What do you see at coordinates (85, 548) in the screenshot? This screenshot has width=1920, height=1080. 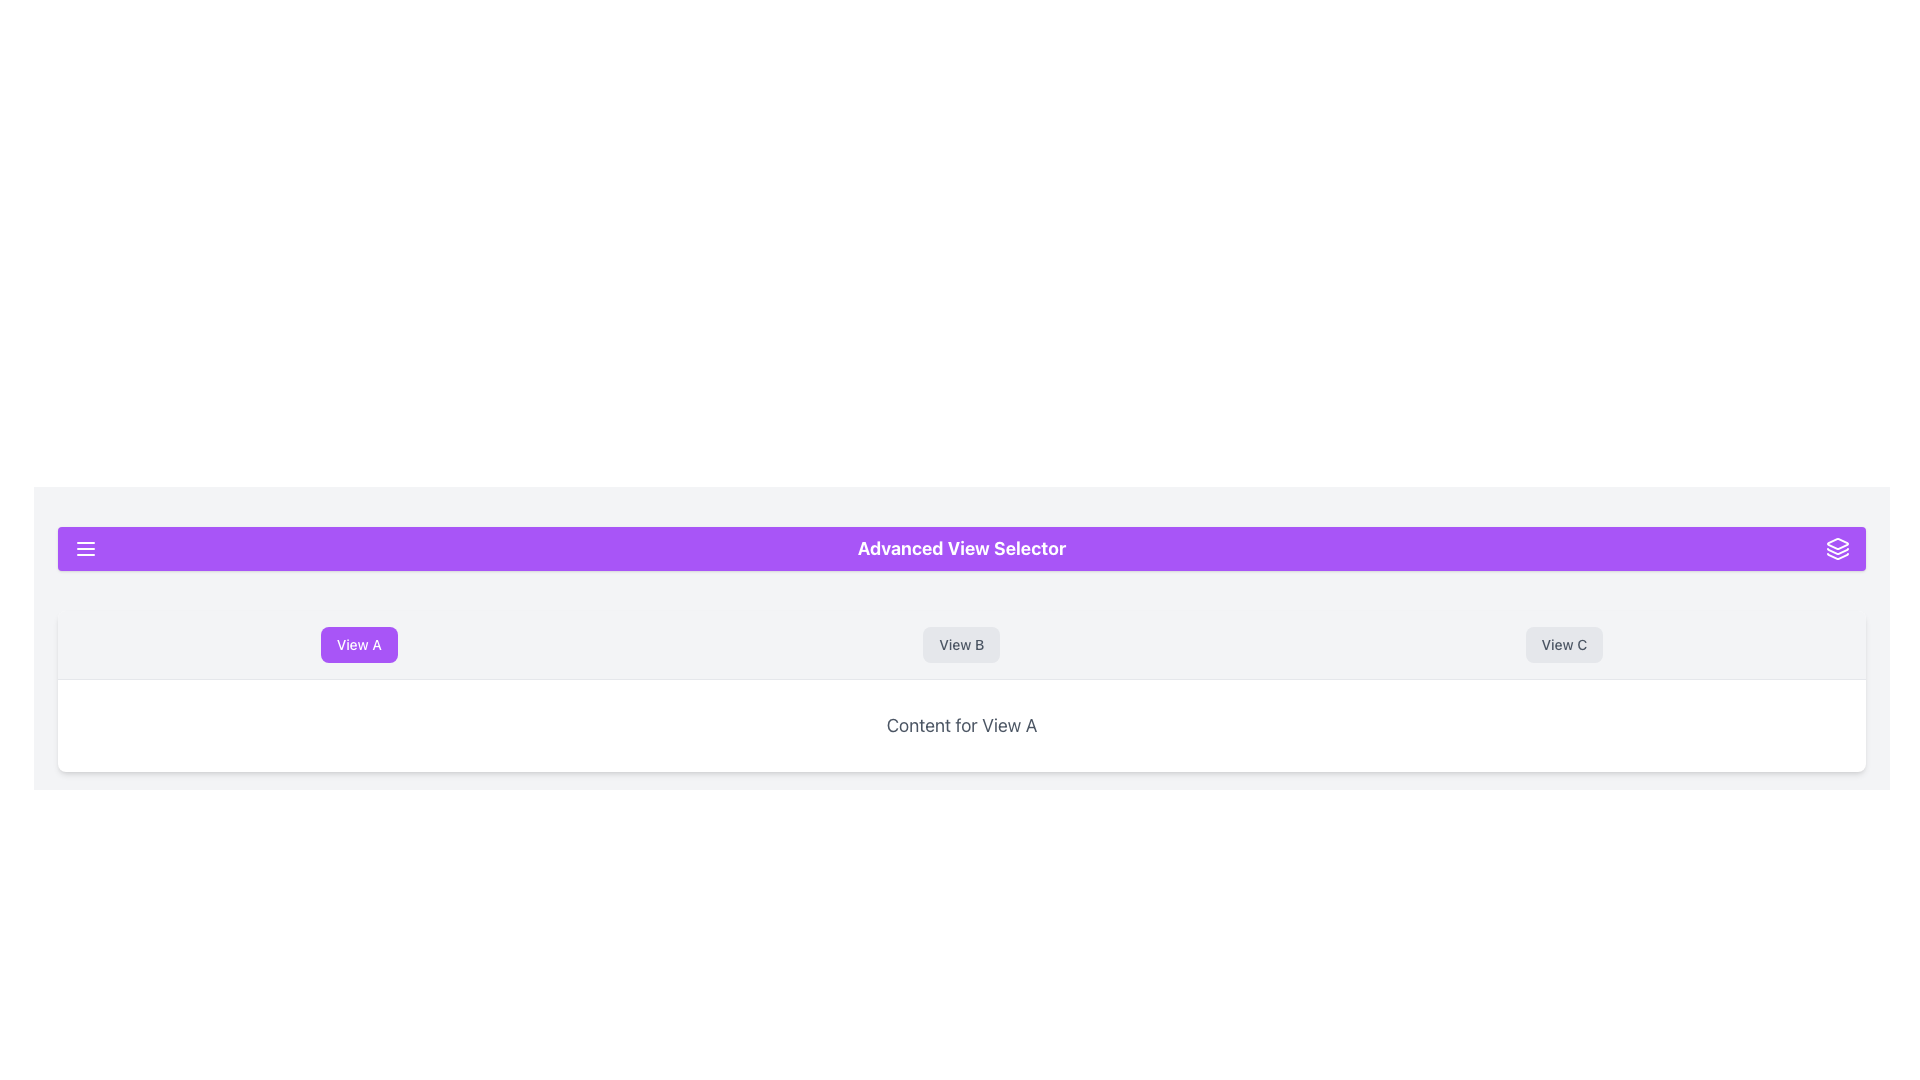 I see `the menu toggler icon located on the left edge of the 'Advanced View Selector' bar` at bounding box center [85, 548].